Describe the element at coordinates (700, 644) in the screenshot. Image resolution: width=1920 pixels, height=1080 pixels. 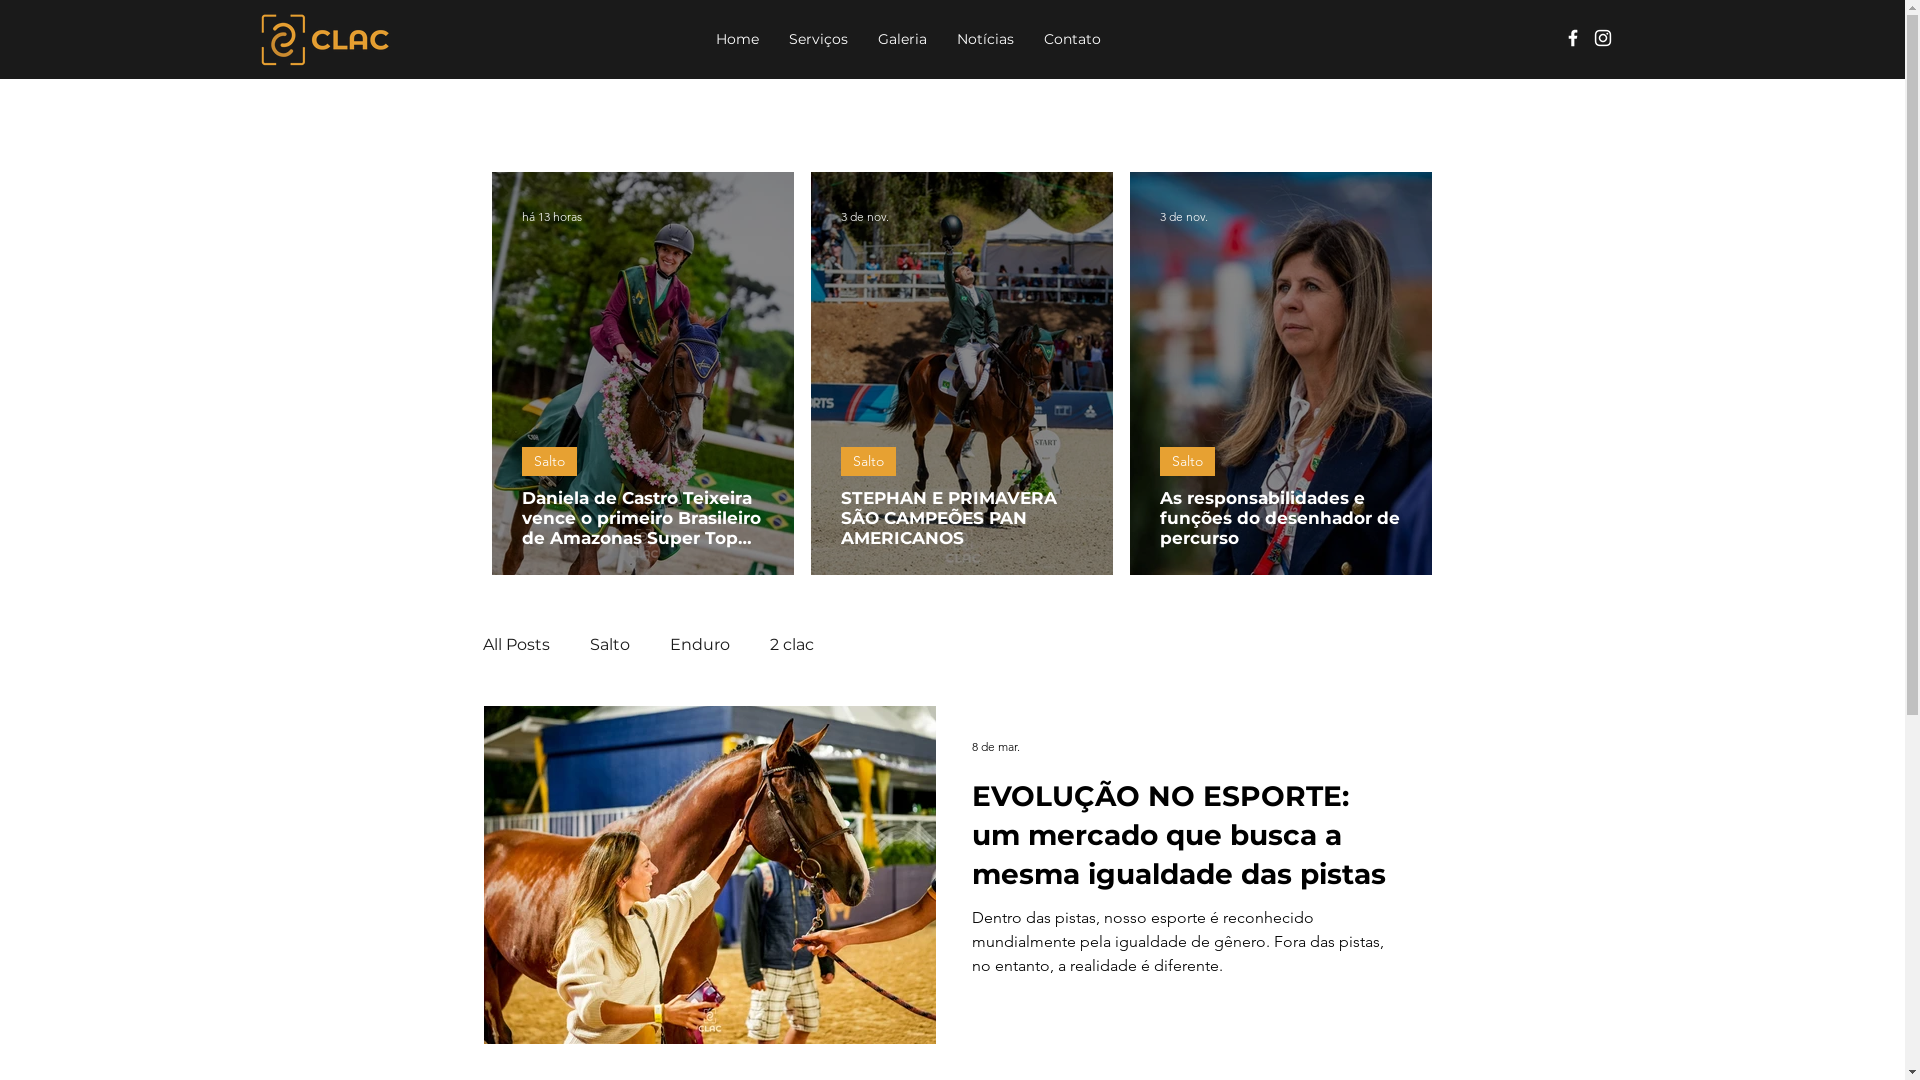
I see `'Enduro'` at that location.